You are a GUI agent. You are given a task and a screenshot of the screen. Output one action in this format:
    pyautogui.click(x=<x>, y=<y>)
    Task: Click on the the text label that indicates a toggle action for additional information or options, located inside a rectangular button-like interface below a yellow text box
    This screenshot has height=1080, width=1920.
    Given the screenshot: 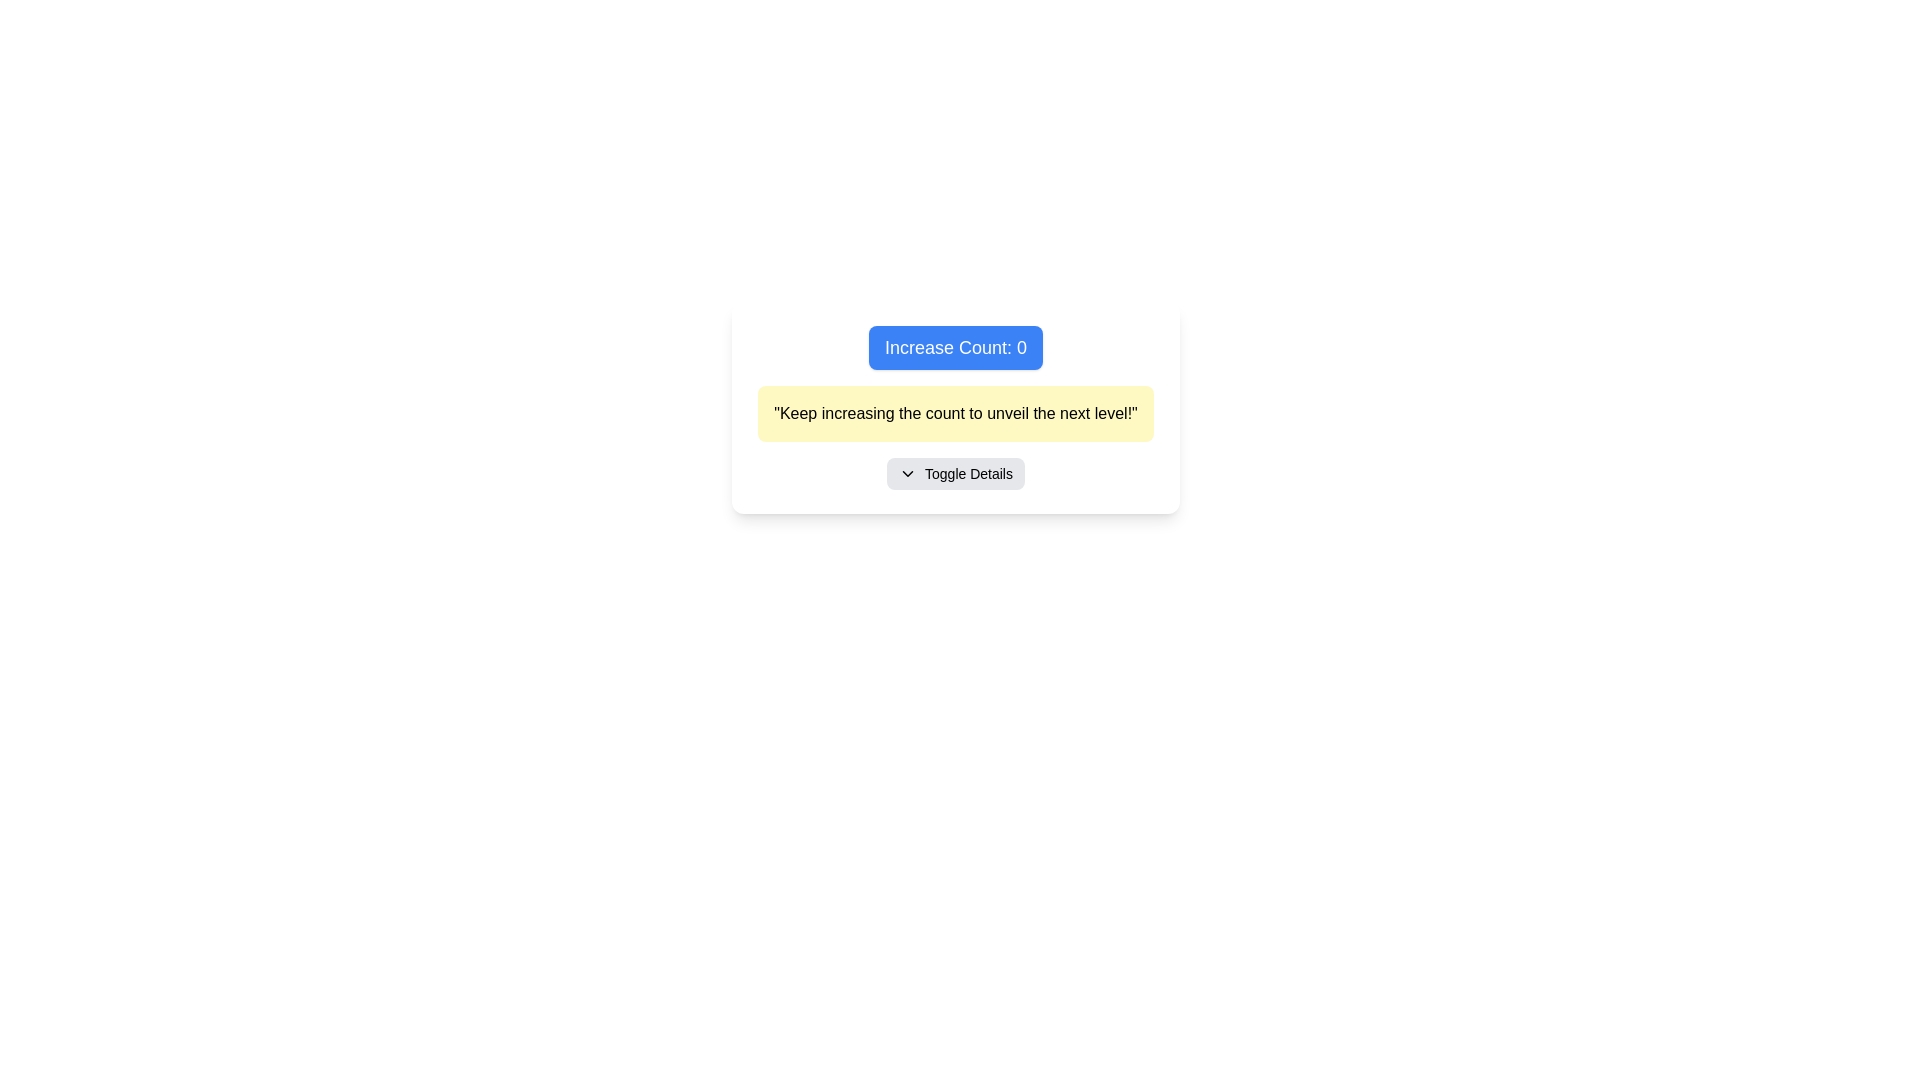 What is the action you would take?
    pyautogui.click(x=969, y=474)
    